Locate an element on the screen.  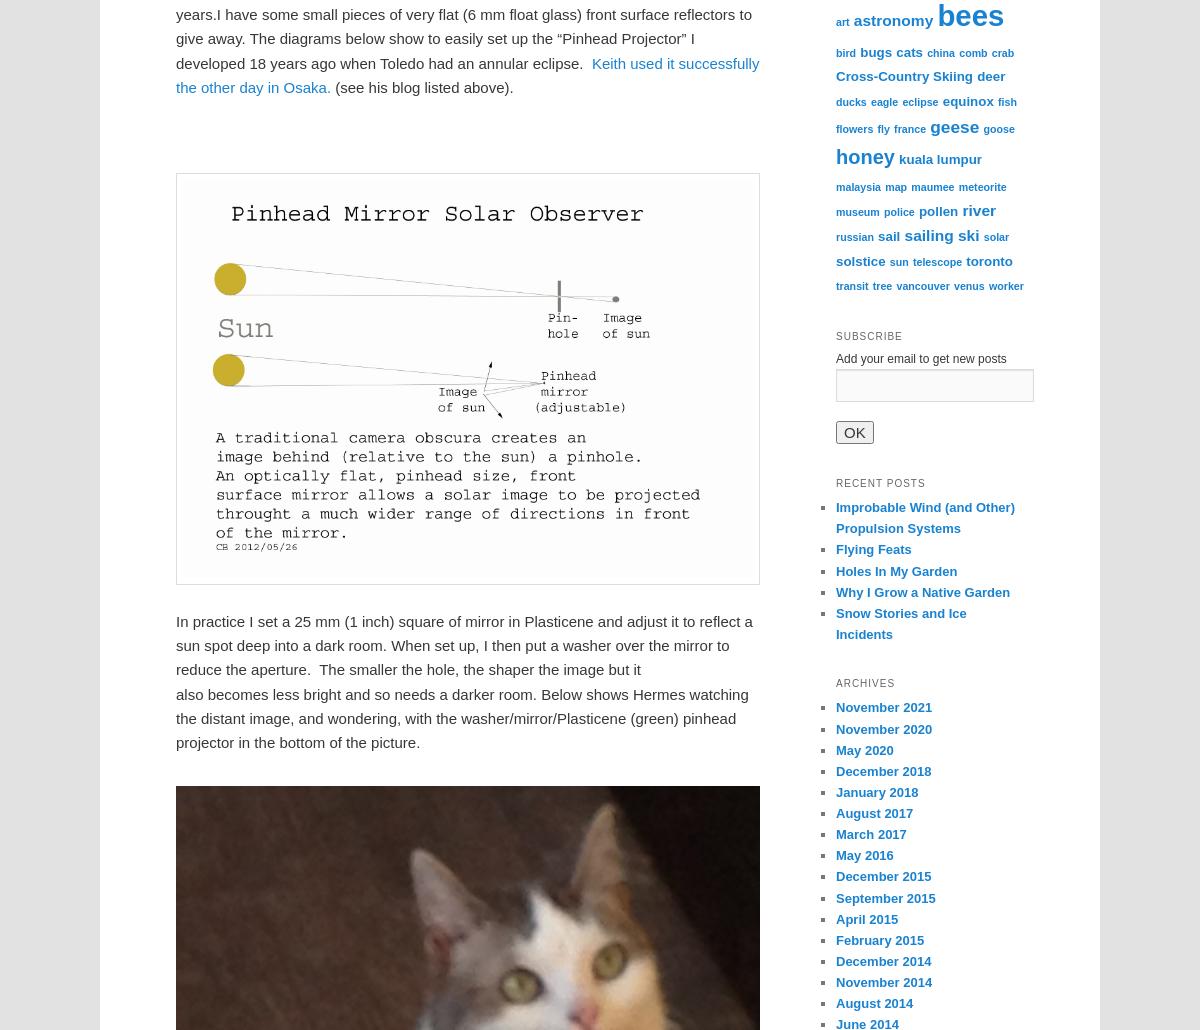
'telescope' is located at coordinates (936, 260).